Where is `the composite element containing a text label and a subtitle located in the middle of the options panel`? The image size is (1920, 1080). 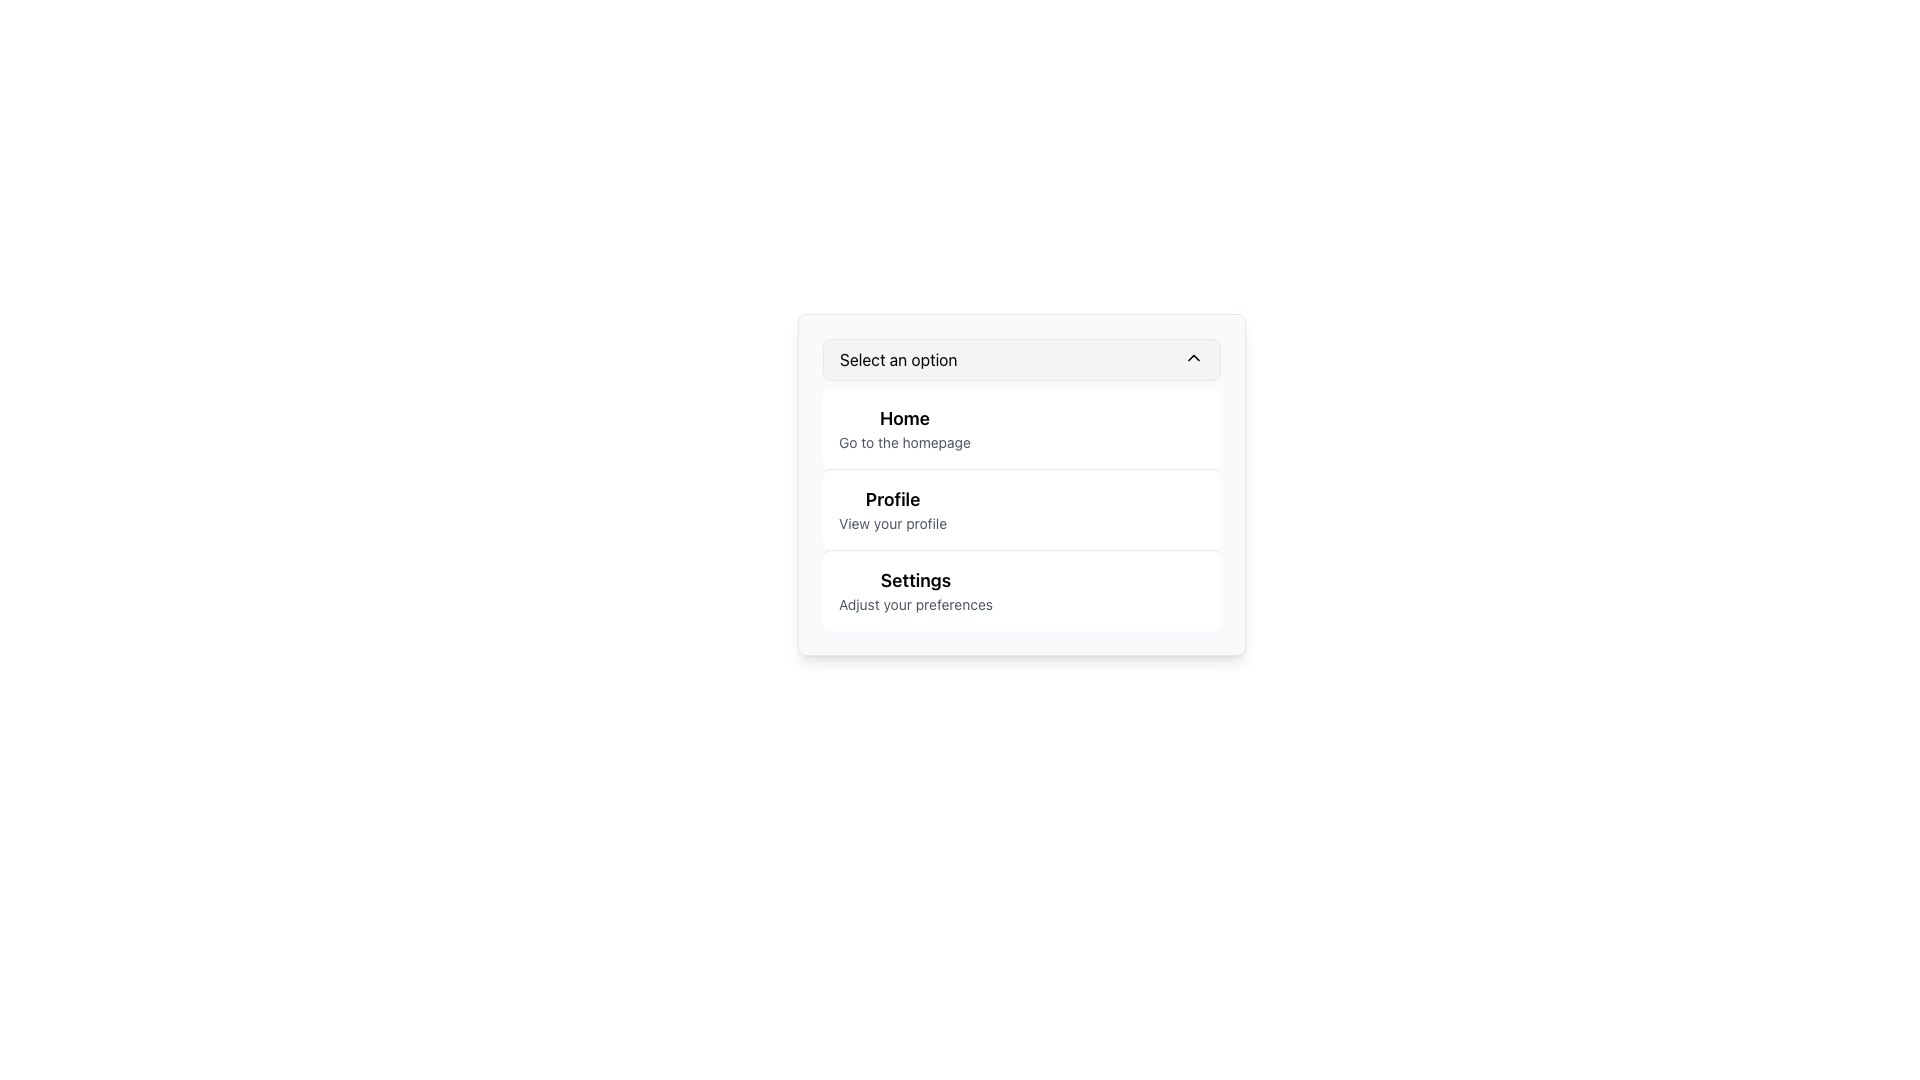
the composite element containing a text label and a subtitle located in the middle of the options panel is located at coordinates (891, 508).